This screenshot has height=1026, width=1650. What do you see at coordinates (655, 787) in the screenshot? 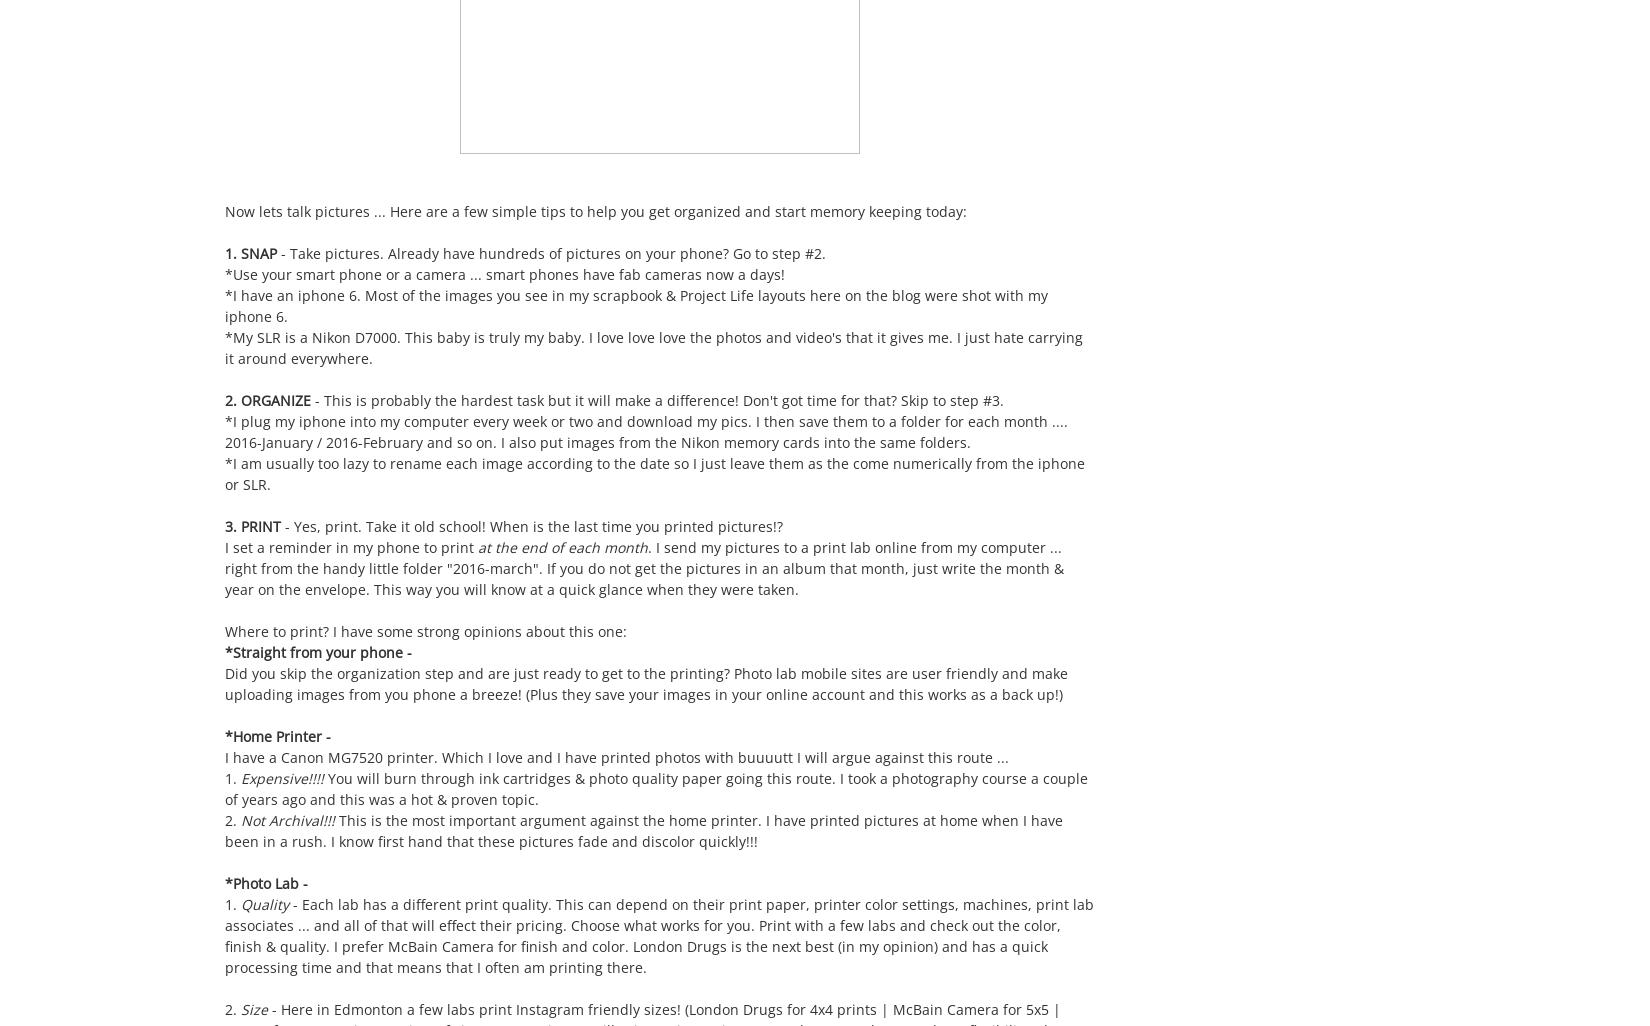
I see `'You will burn through ink cartridges & photo quality paper going this route. I took a photography course a couple of years ago and this was a hot & proven topic.'` at bounding box center [655, 787].